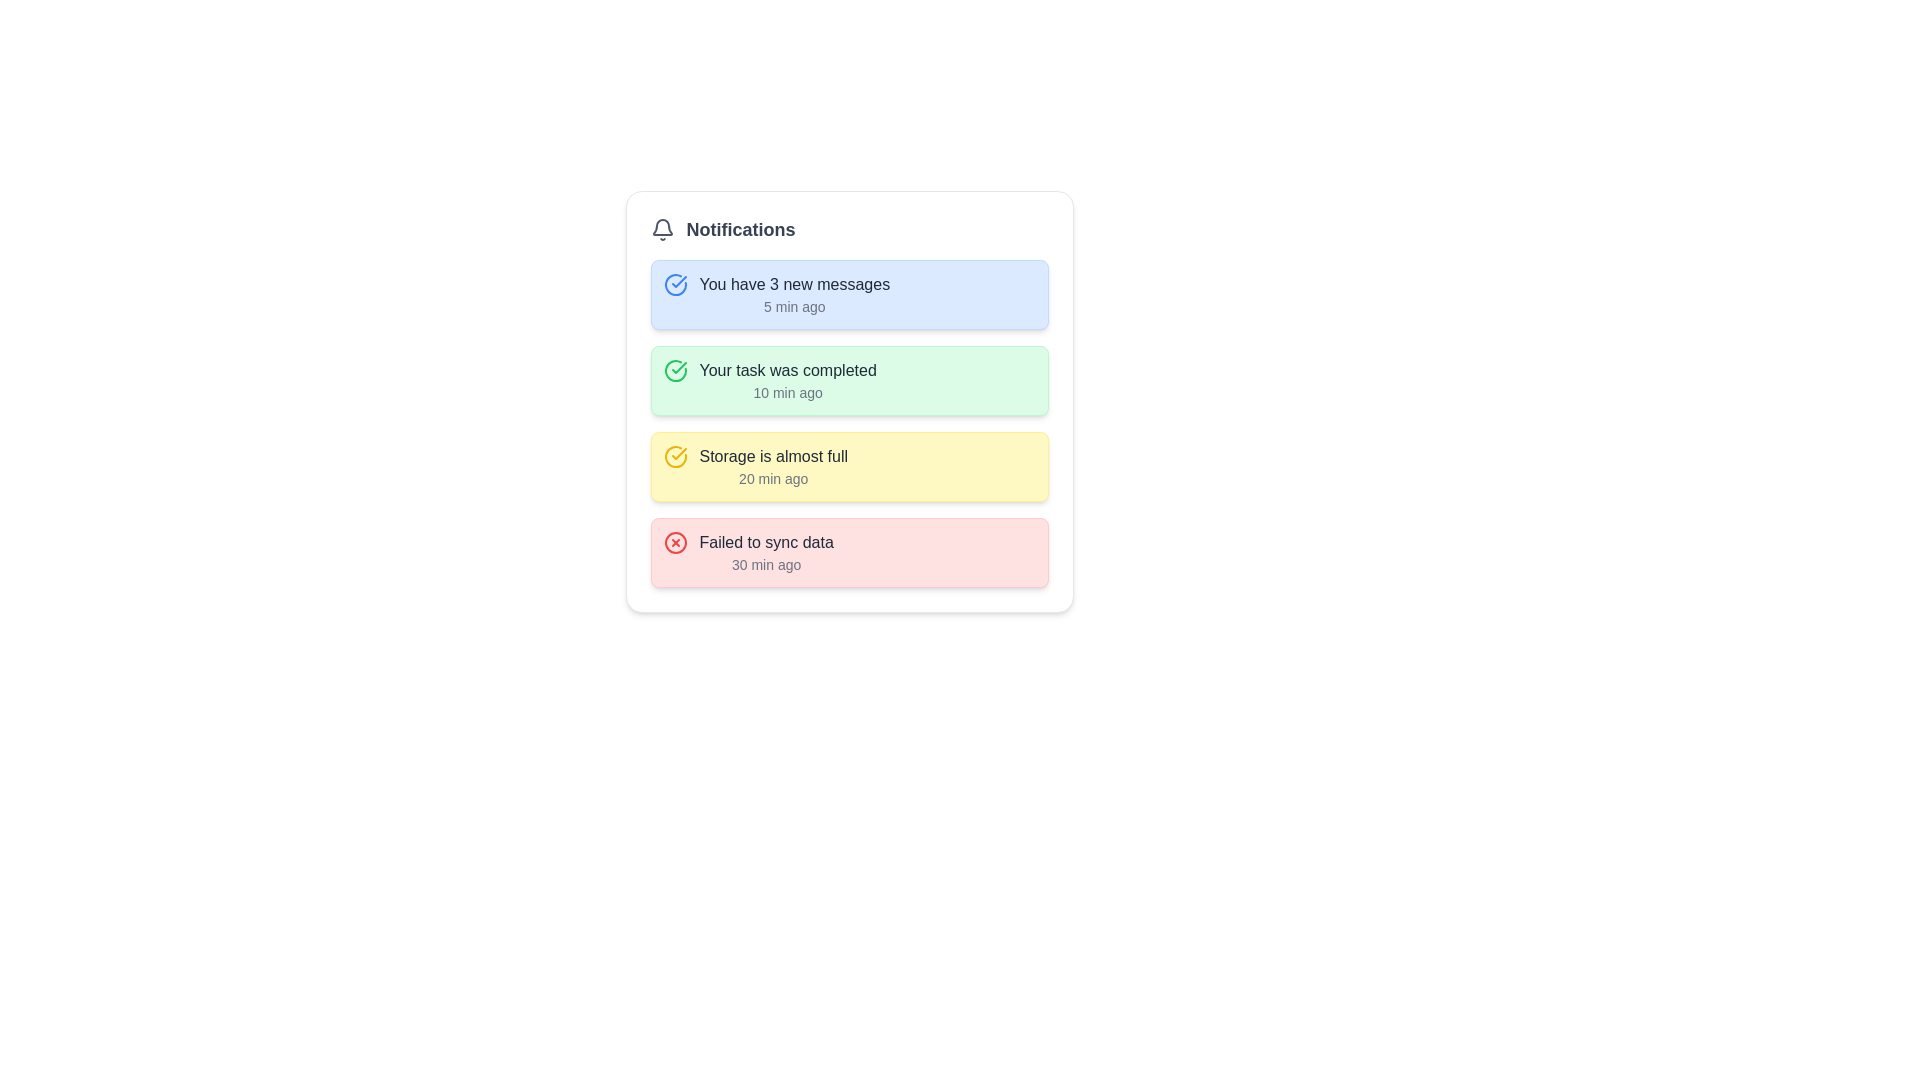 The height and width of the screenshot is (1080, 1920). What do you see at coordinates (765, 552) in the screenshot?
I see `the alert by clicking on the notification message titled 'Failed to sync data', which is styled with a bold font and is placed within a red, rounded rectangle` at bounding box center [765, 552].